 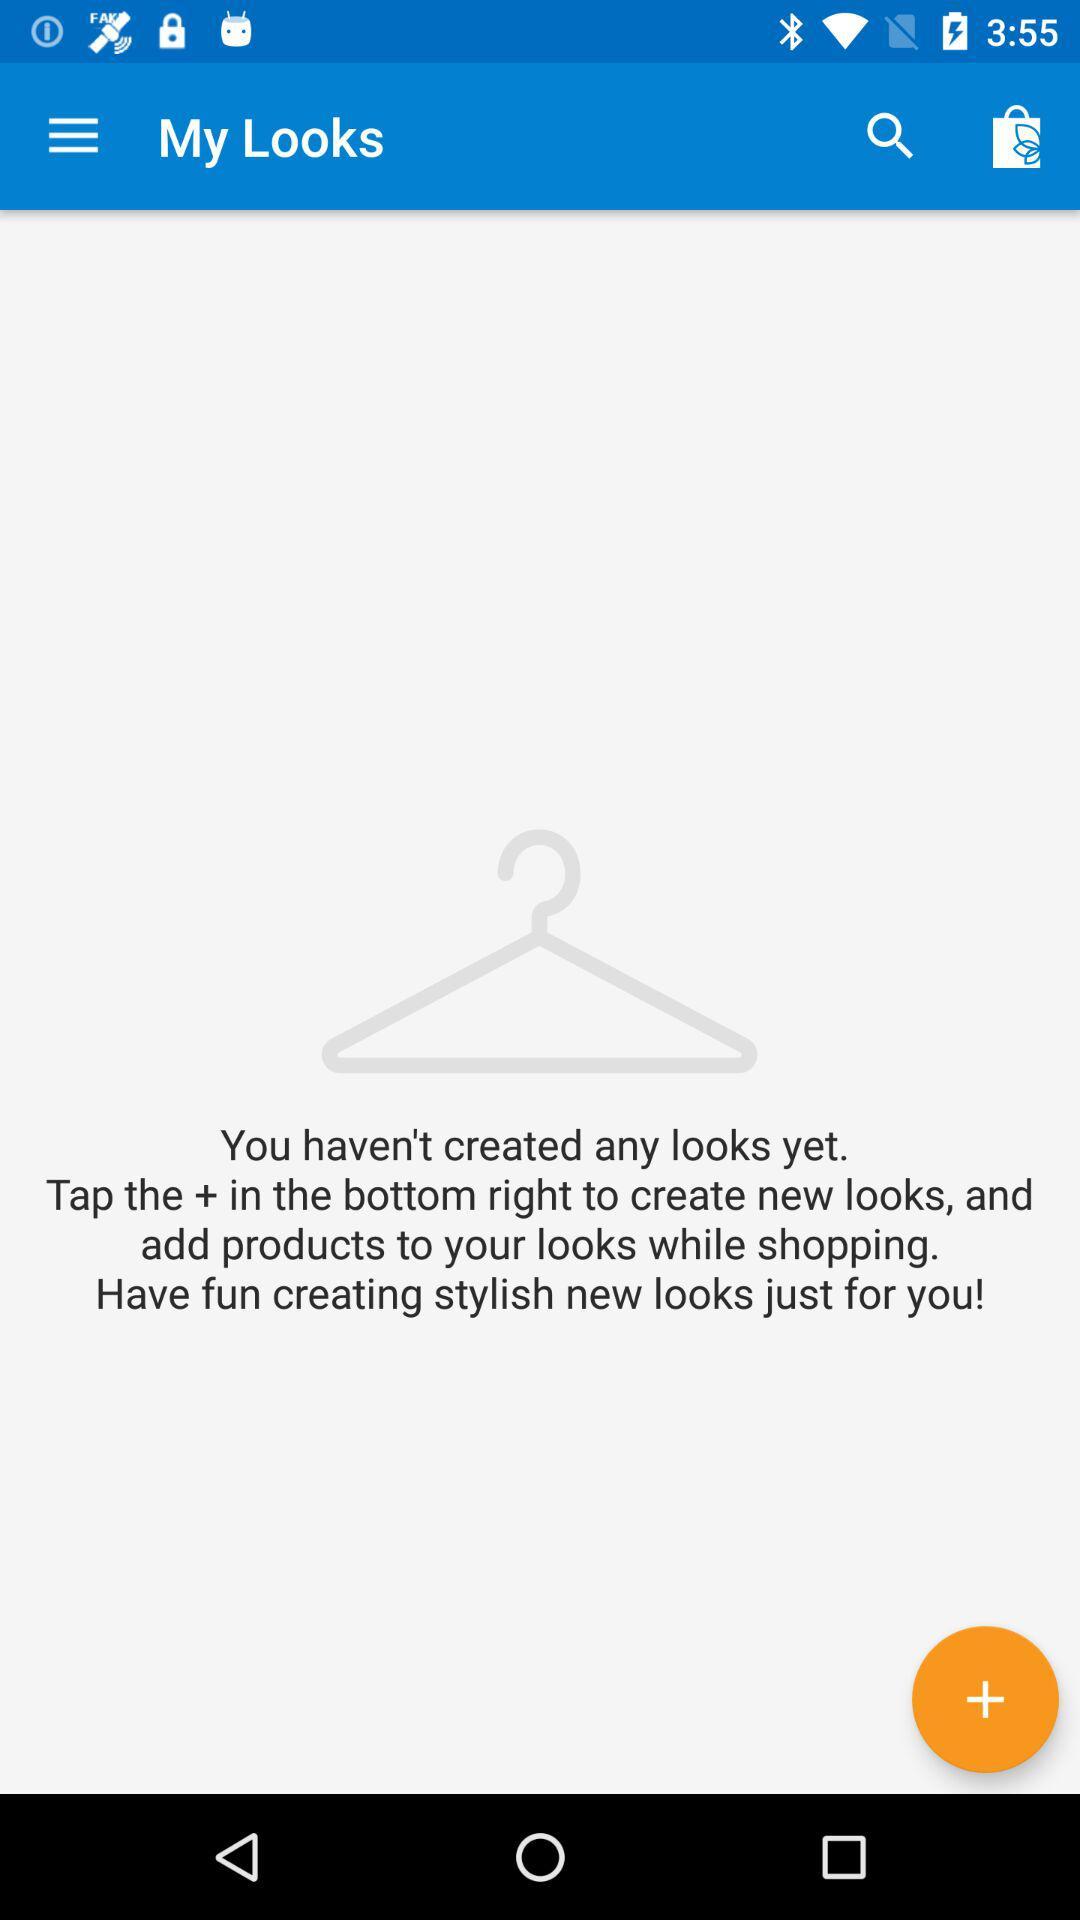 I want to click on the add icon, so click(x=984, y=1698).